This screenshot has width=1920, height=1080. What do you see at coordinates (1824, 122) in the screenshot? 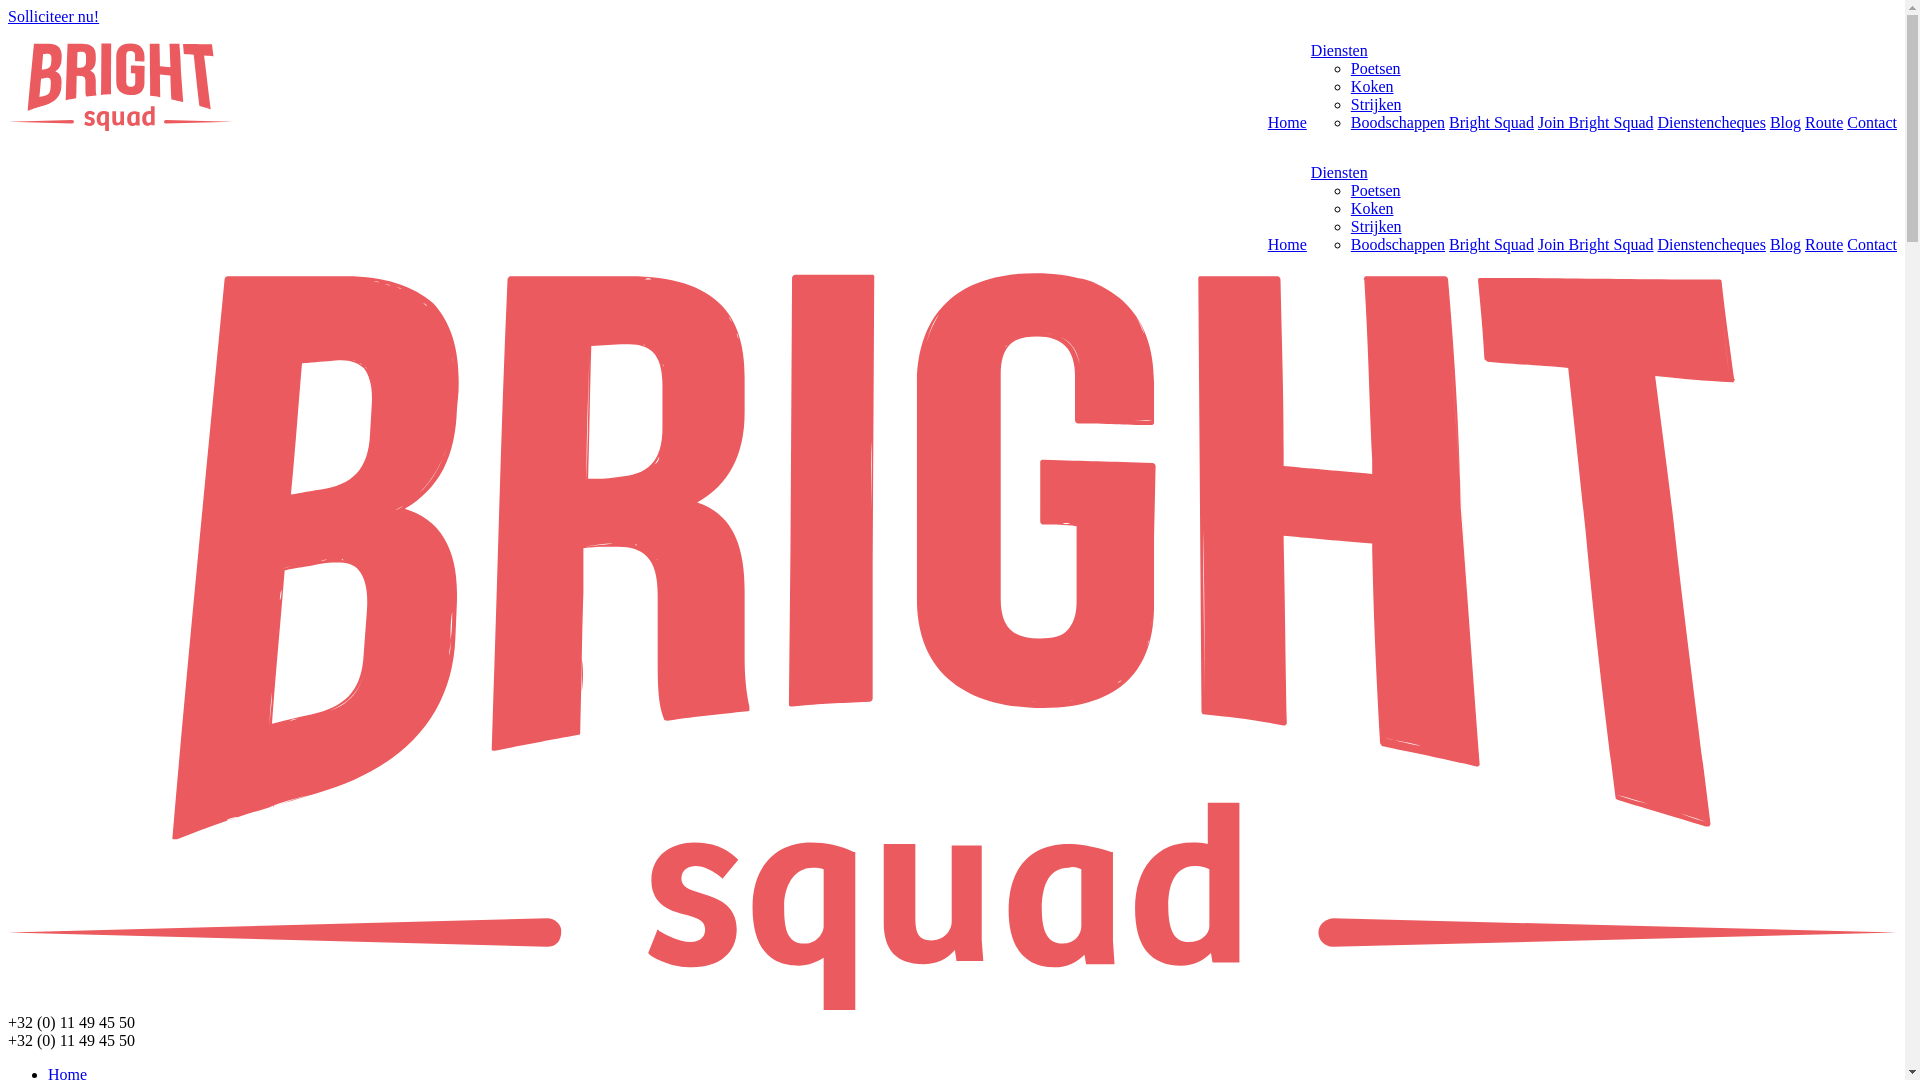
I see `'Route'` at bounding box center [1824, 122].